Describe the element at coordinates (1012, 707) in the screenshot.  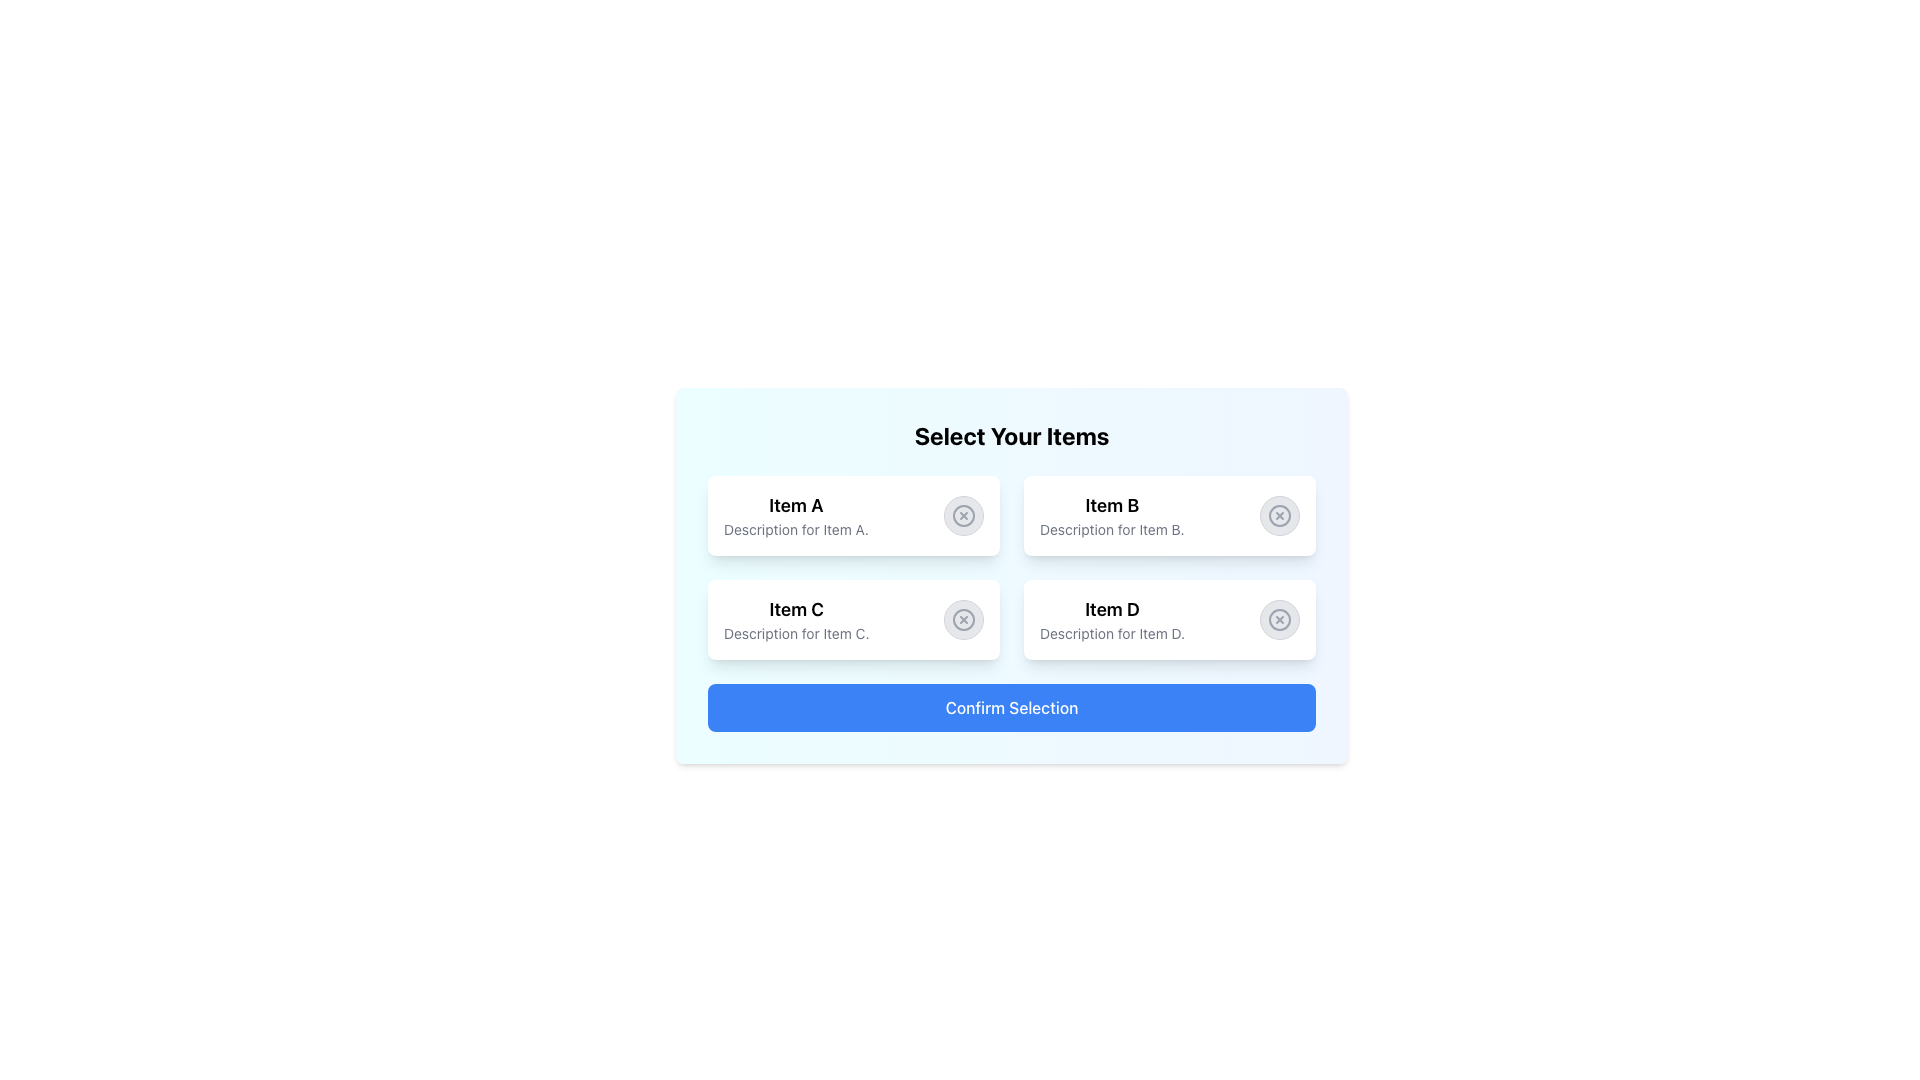
I see `the 'Confirm Selection' button` at that location.